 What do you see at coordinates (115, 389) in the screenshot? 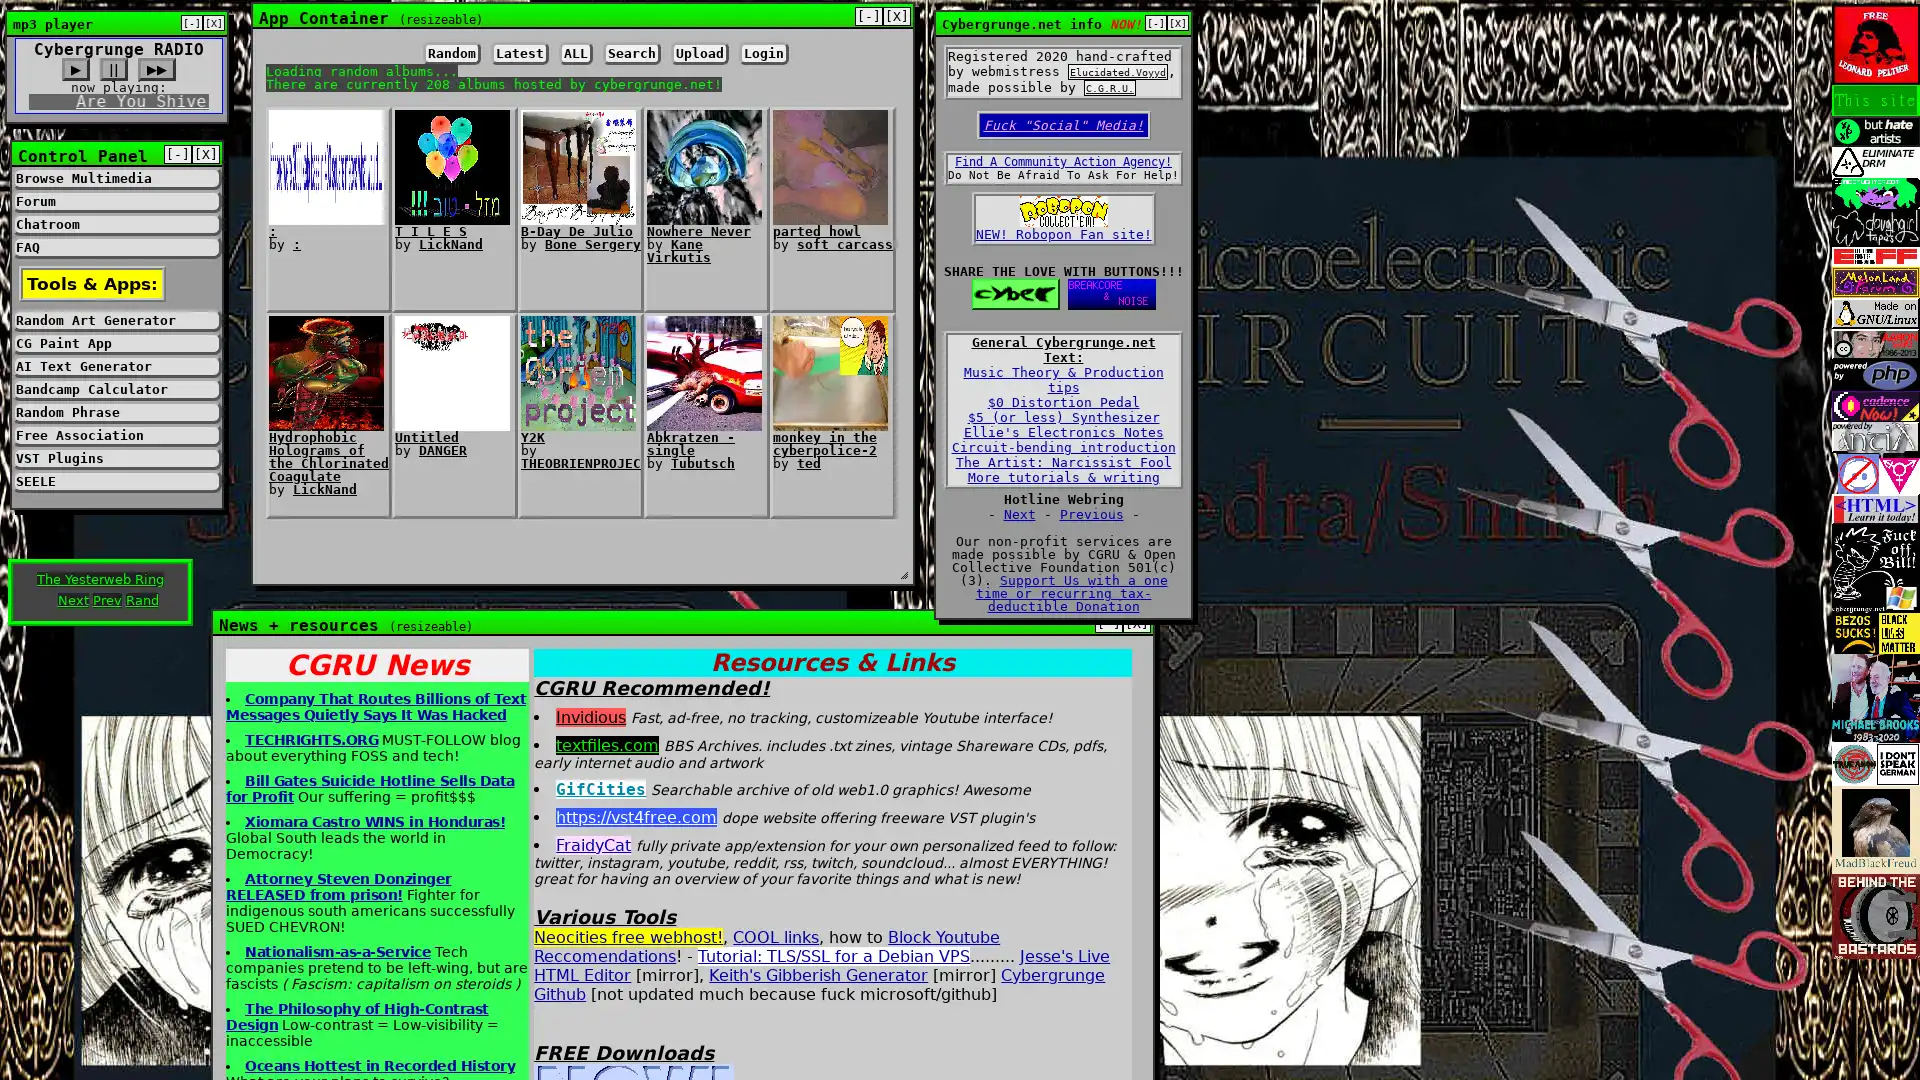
I see `Bandcamp Calculator` at bounding box center [115, 389].